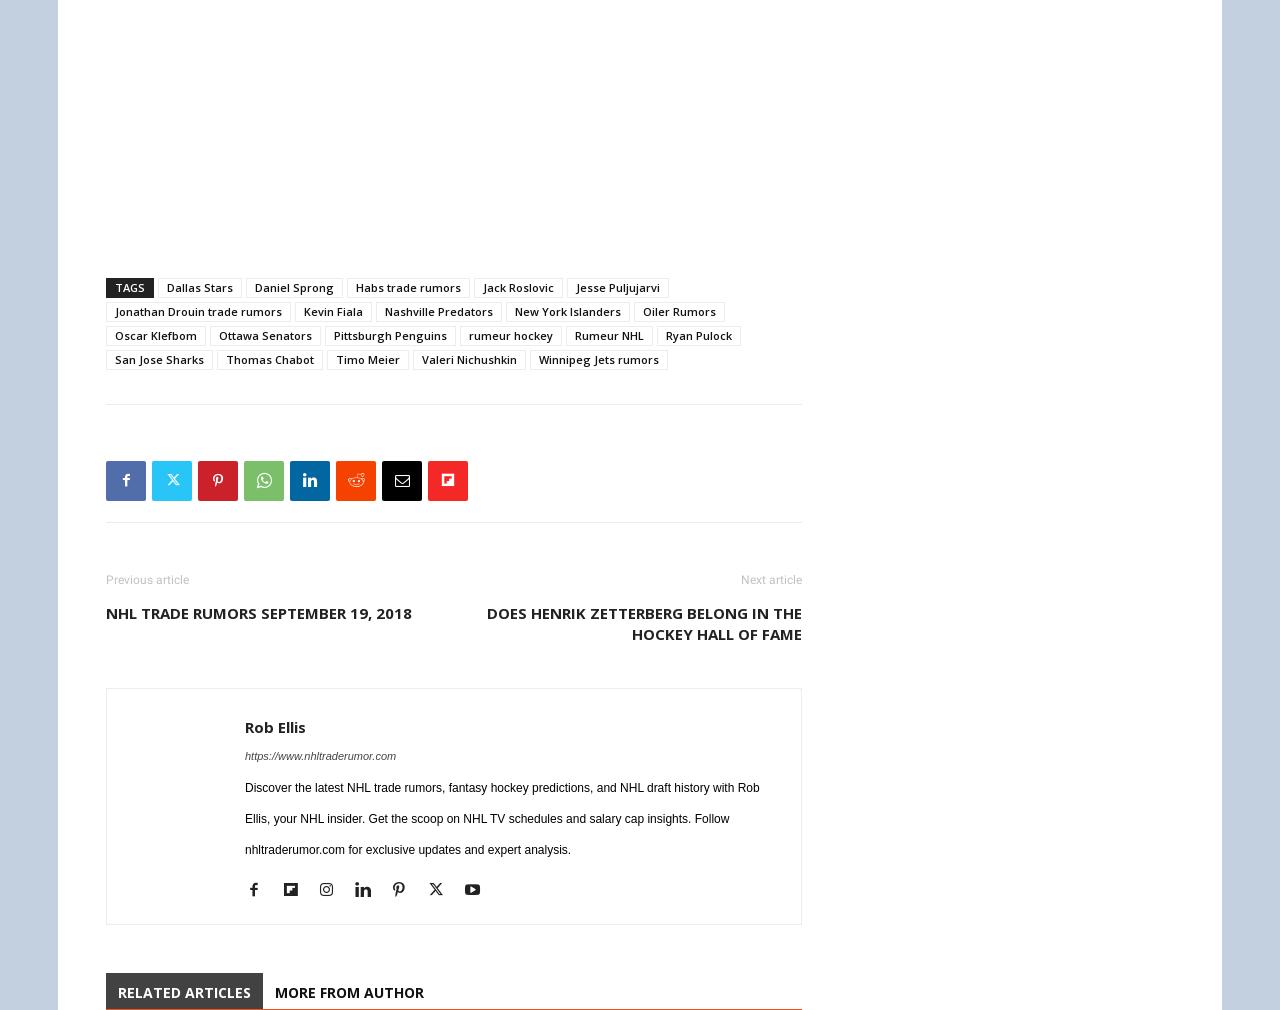  Describe the element at coordinates (268, 358) in the screenshot. I see `'Thomas Chabot'` at that location.